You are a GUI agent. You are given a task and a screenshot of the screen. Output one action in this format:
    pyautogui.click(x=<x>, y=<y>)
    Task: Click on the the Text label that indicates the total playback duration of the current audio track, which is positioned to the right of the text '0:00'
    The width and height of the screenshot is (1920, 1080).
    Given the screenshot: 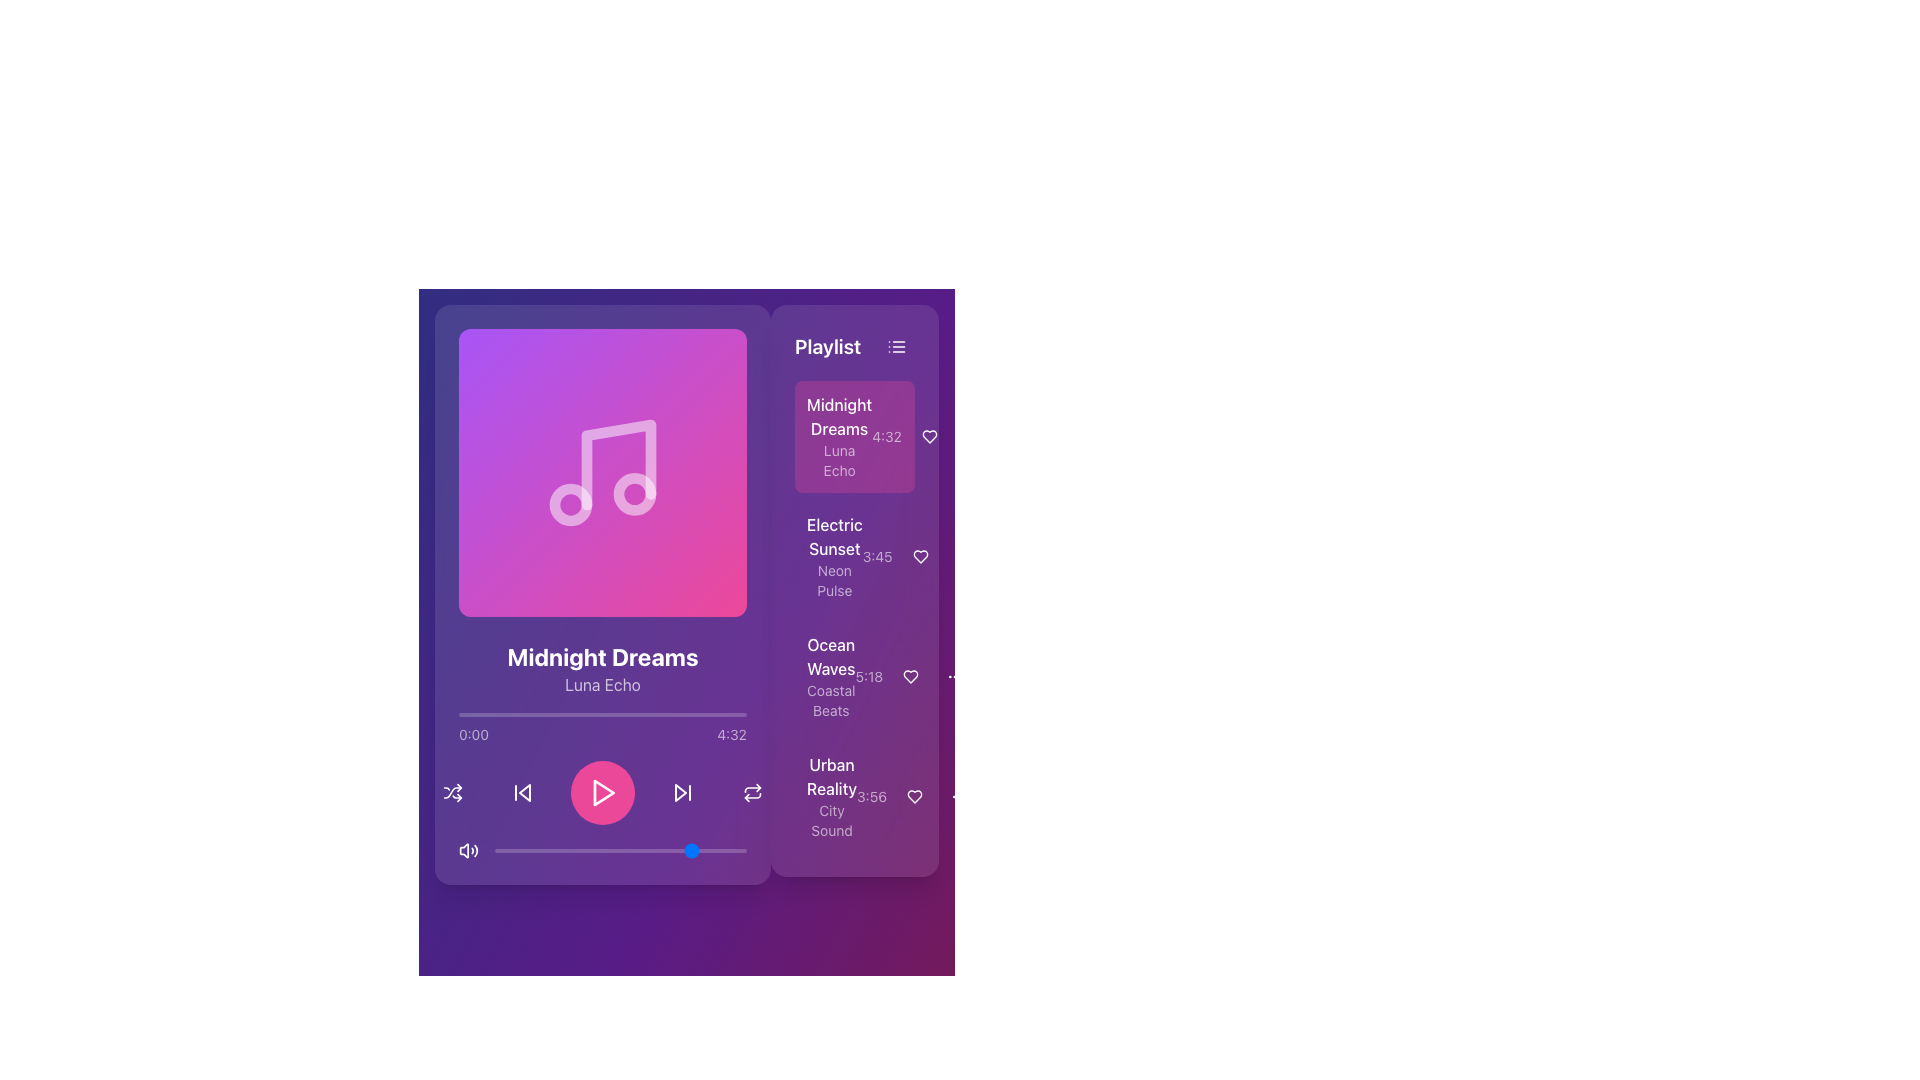 What is the action you would take?
    pyautogui.click(x=731, y=735)
    